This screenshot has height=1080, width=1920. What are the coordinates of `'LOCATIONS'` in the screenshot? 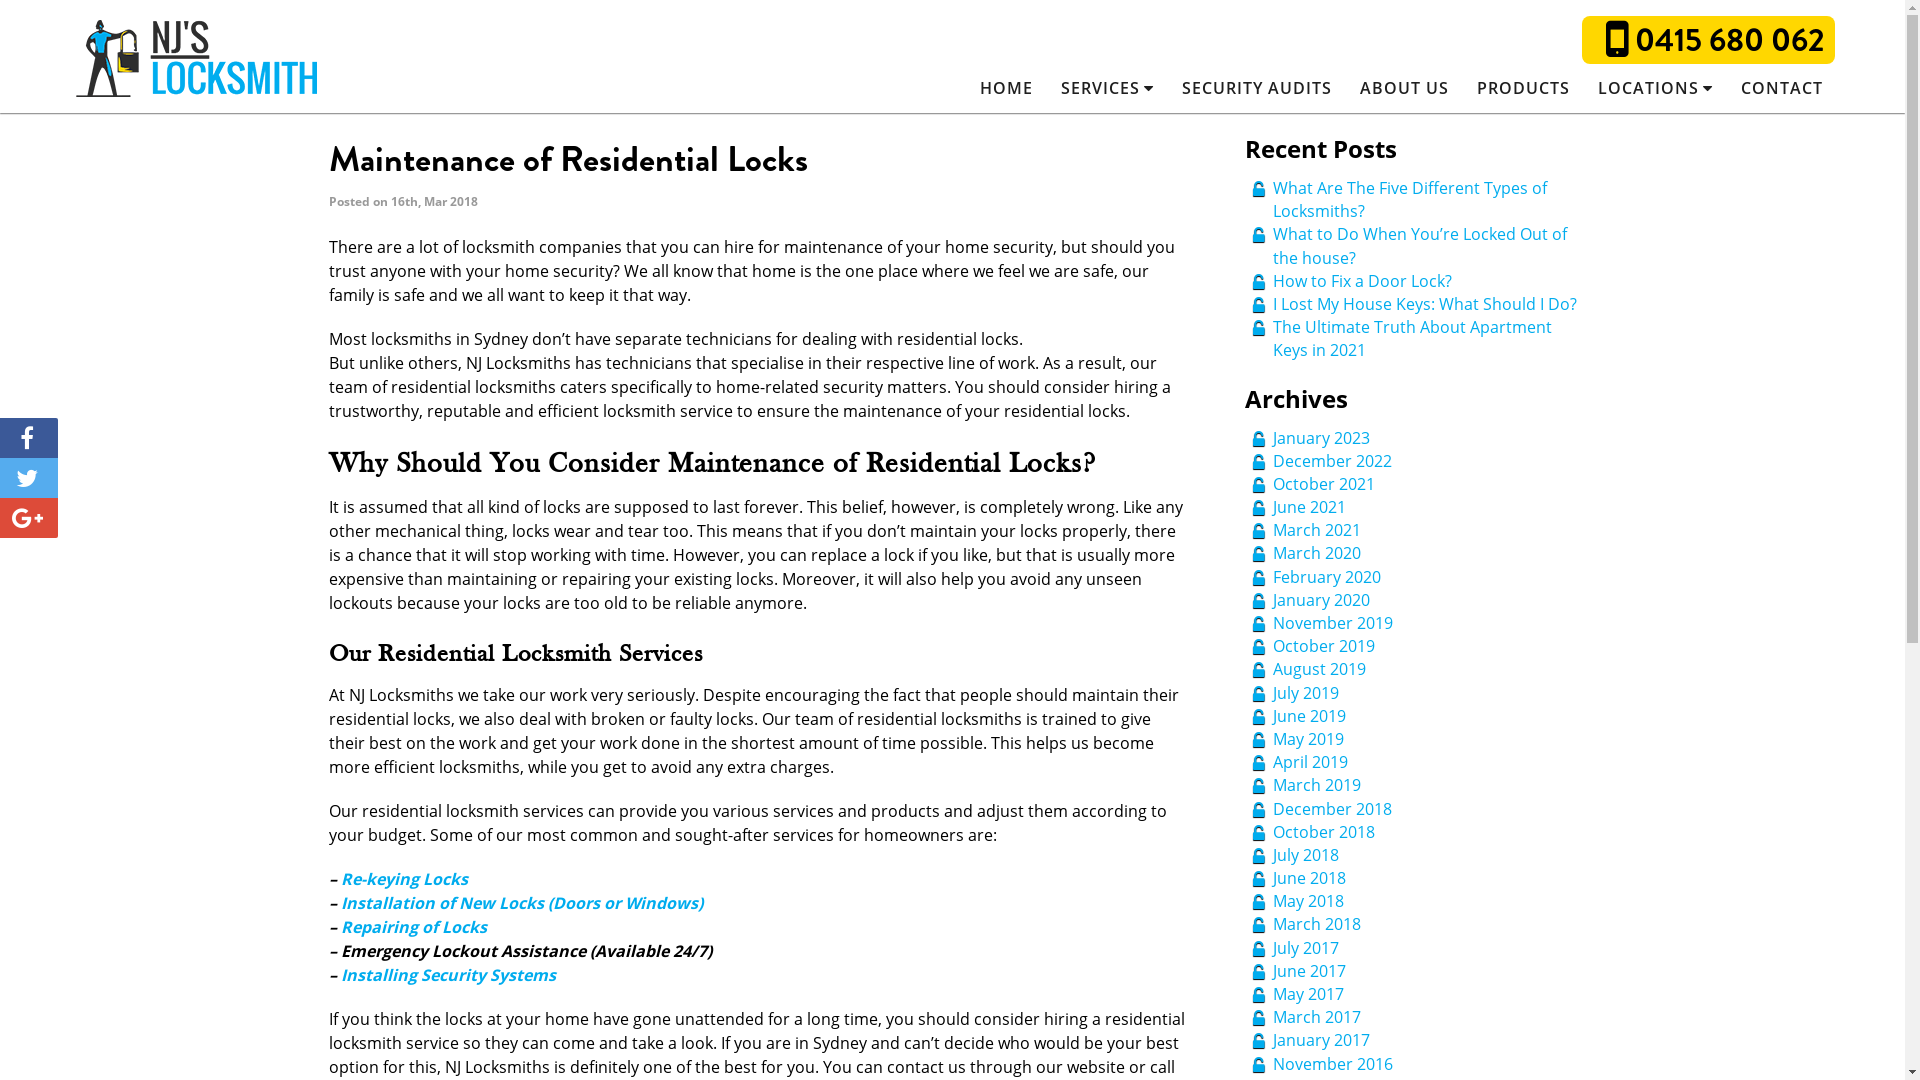 It's located at (1584, 87).